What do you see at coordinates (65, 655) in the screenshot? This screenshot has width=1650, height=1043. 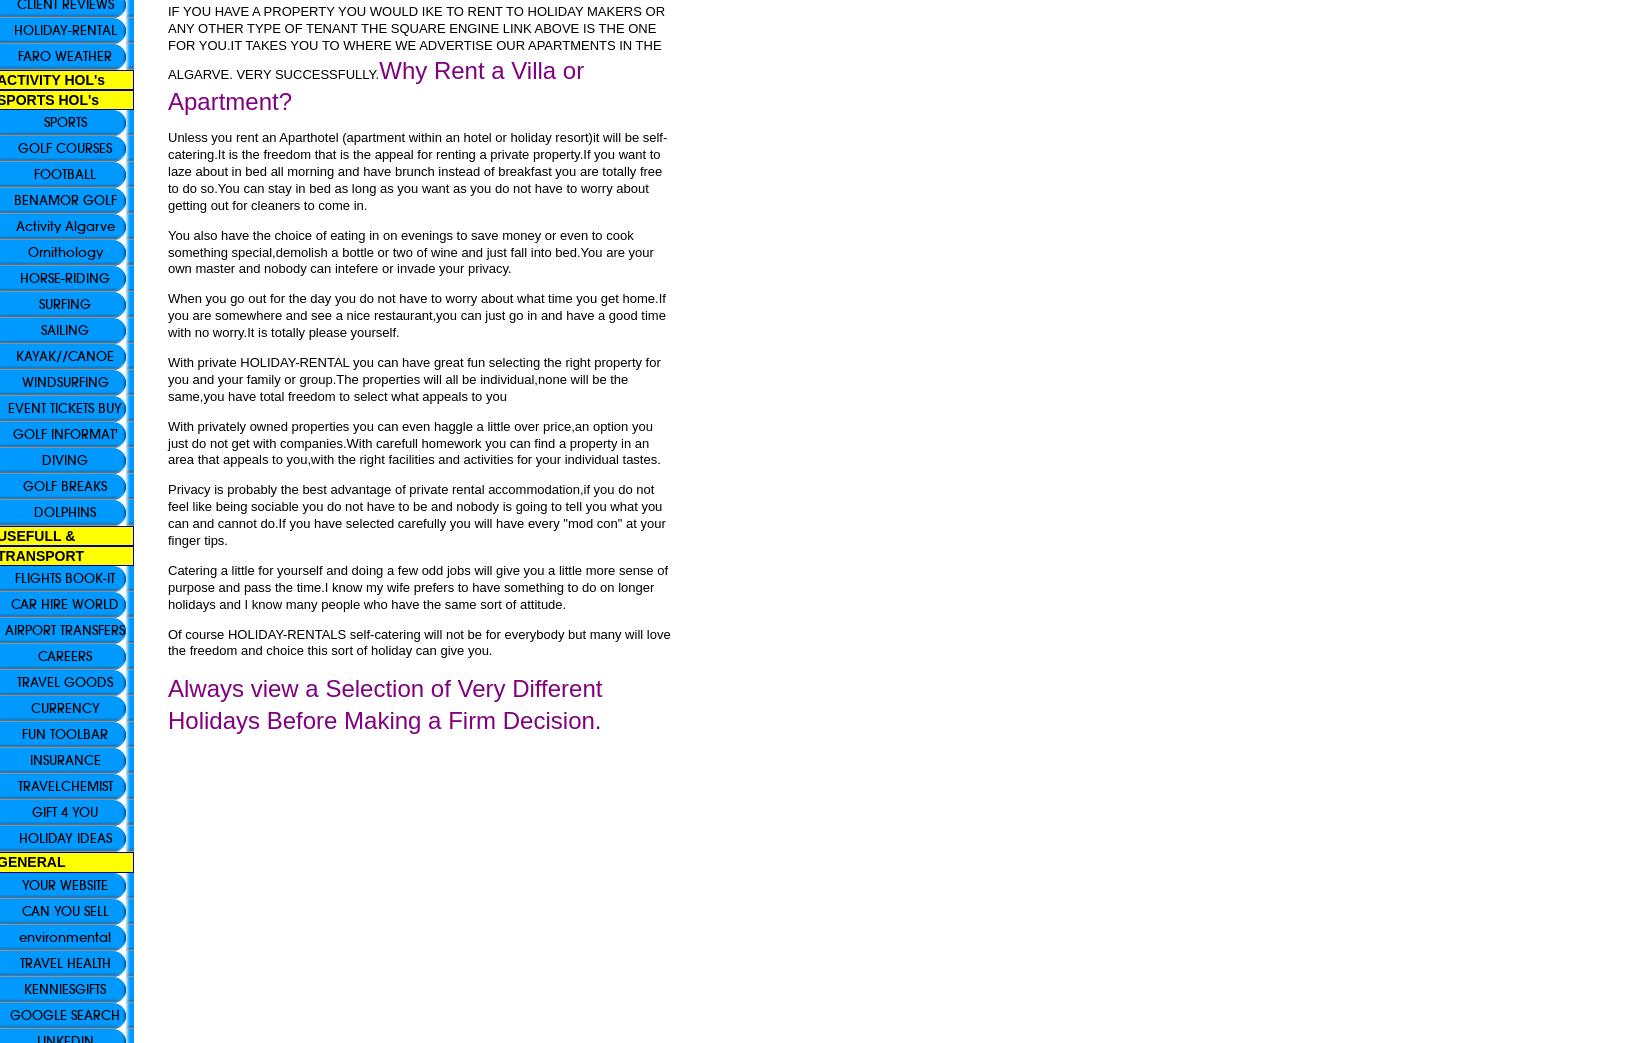 I see `'CAREERS'` at bounding box center [65, 655].